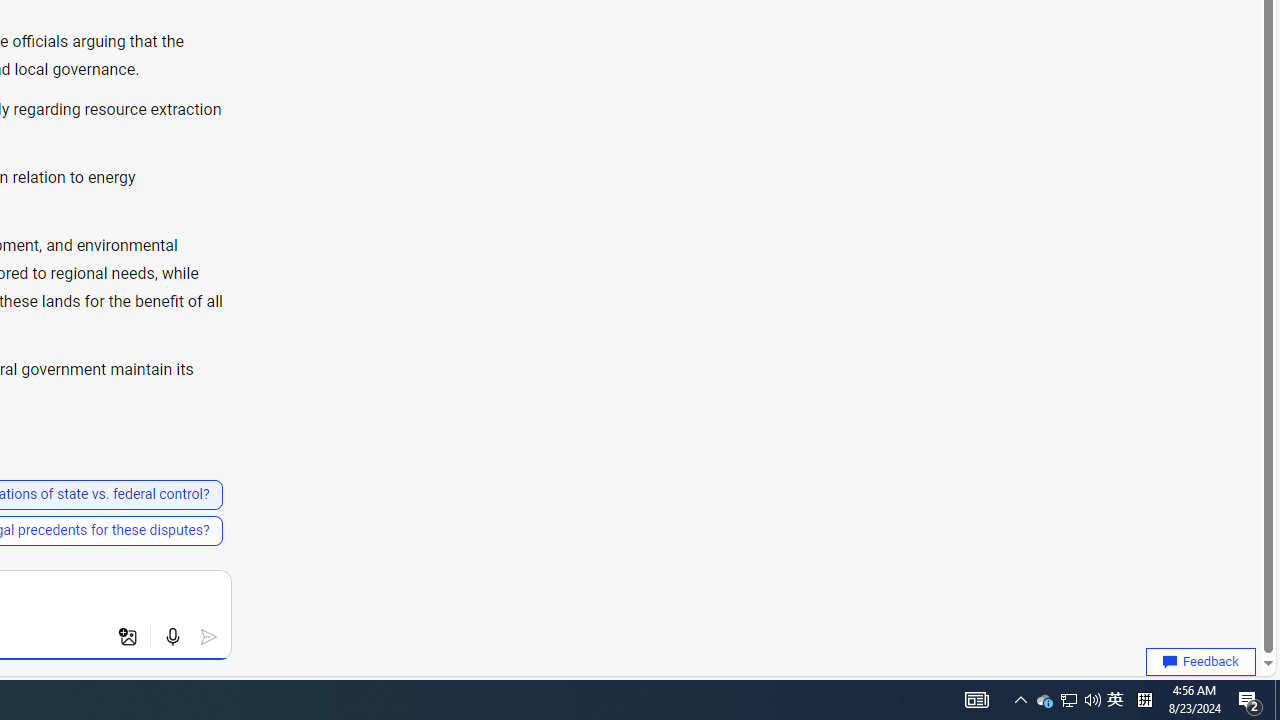  What do you see at coordinates (172, 637) in the screenshot?
I see `'Use microphone'` at bounding box center [172, 637].